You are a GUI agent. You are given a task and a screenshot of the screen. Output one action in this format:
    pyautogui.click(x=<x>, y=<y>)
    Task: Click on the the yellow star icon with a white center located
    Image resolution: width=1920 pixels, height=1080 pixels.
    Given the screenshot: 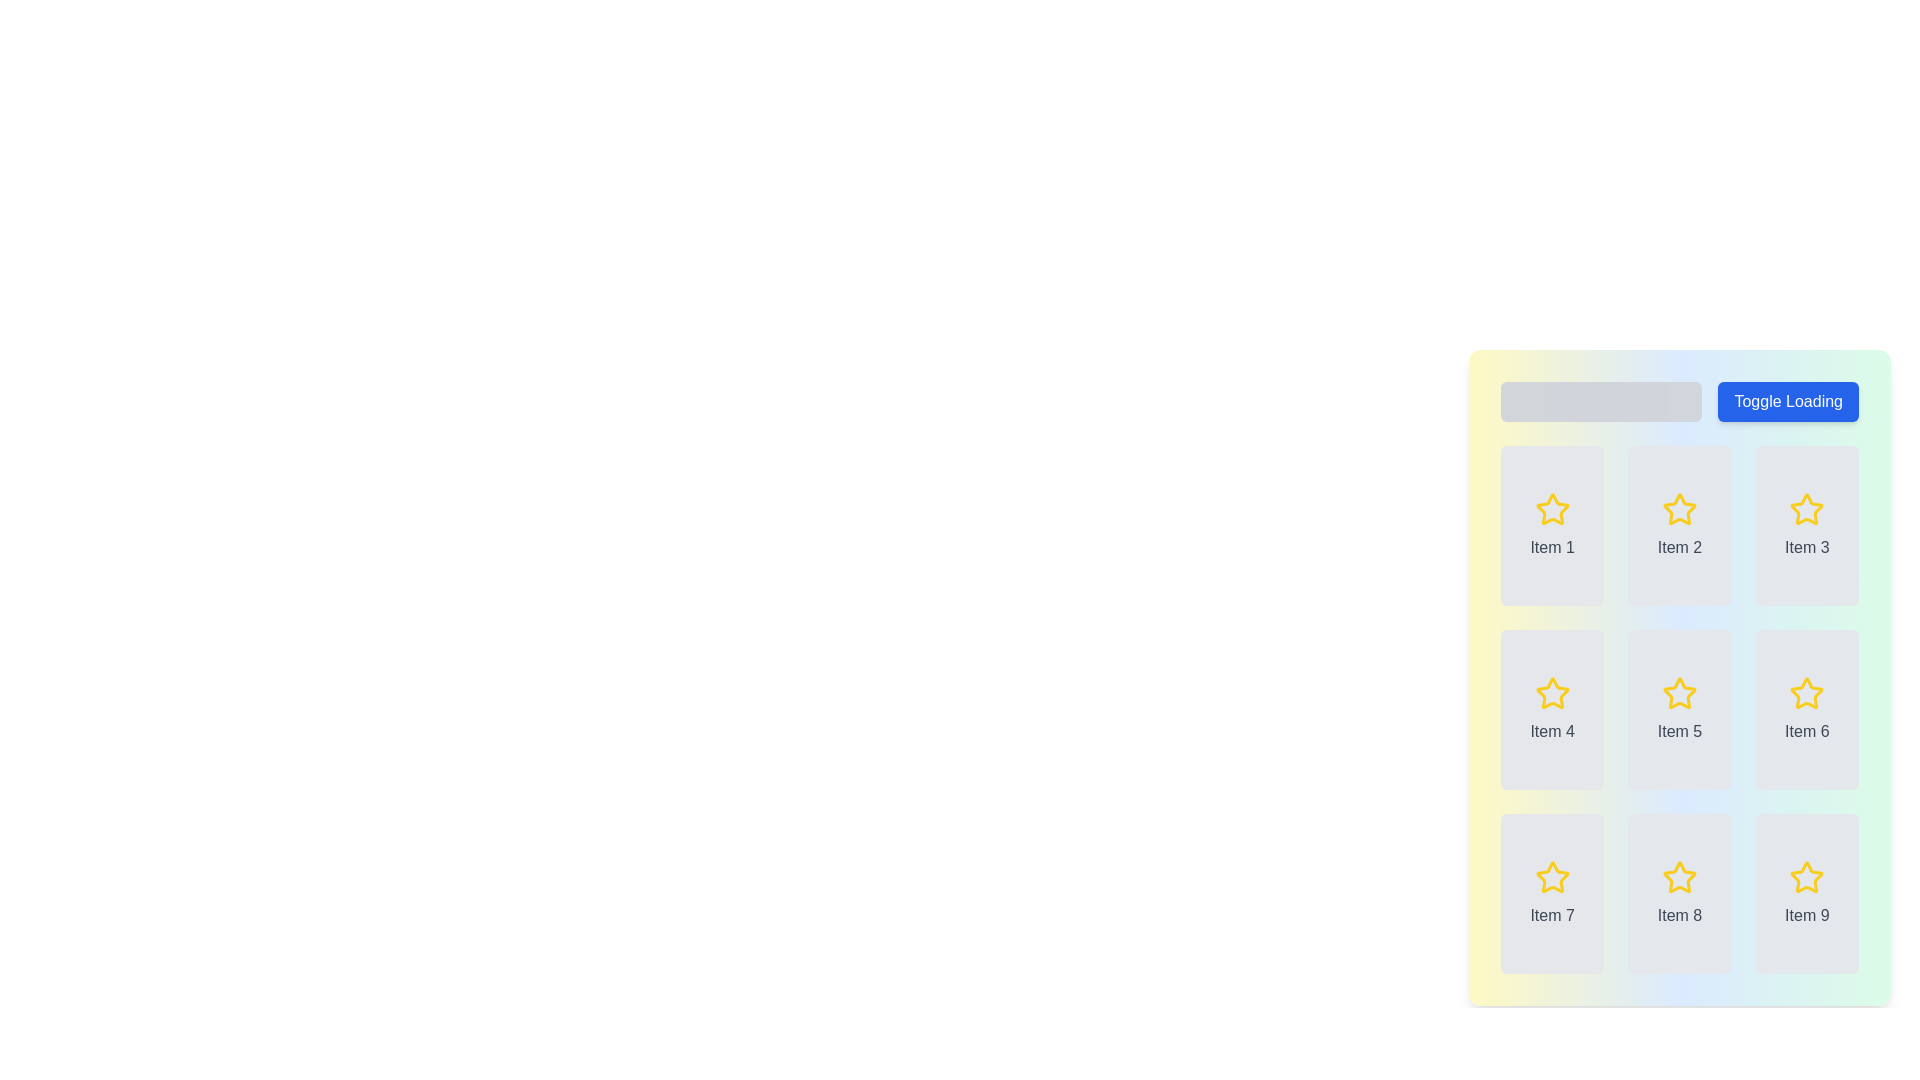 What is the action you would take?
    pyautogui.click(x=1807, y=508)
    